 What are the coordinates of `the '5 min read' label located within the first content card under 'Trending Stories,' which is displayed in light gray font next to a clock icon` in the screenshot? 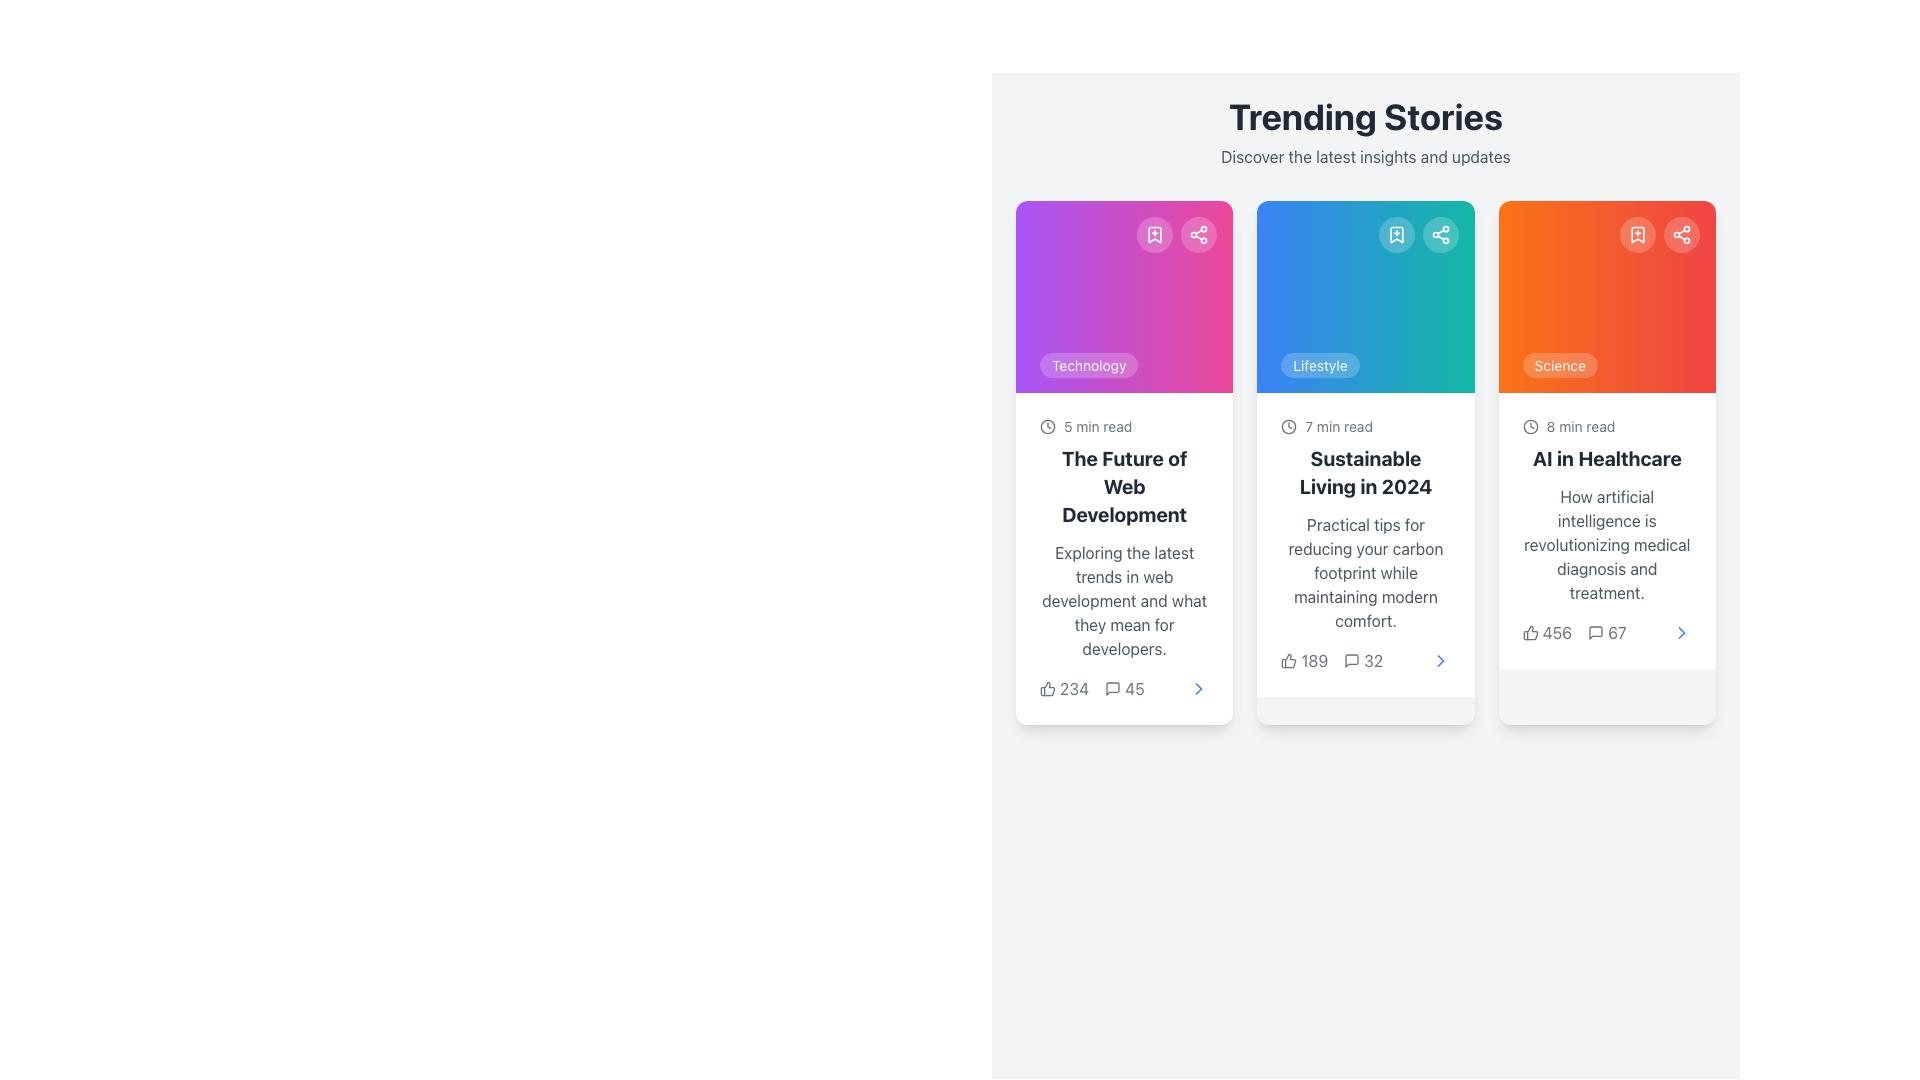 It's located at (1097, 426).